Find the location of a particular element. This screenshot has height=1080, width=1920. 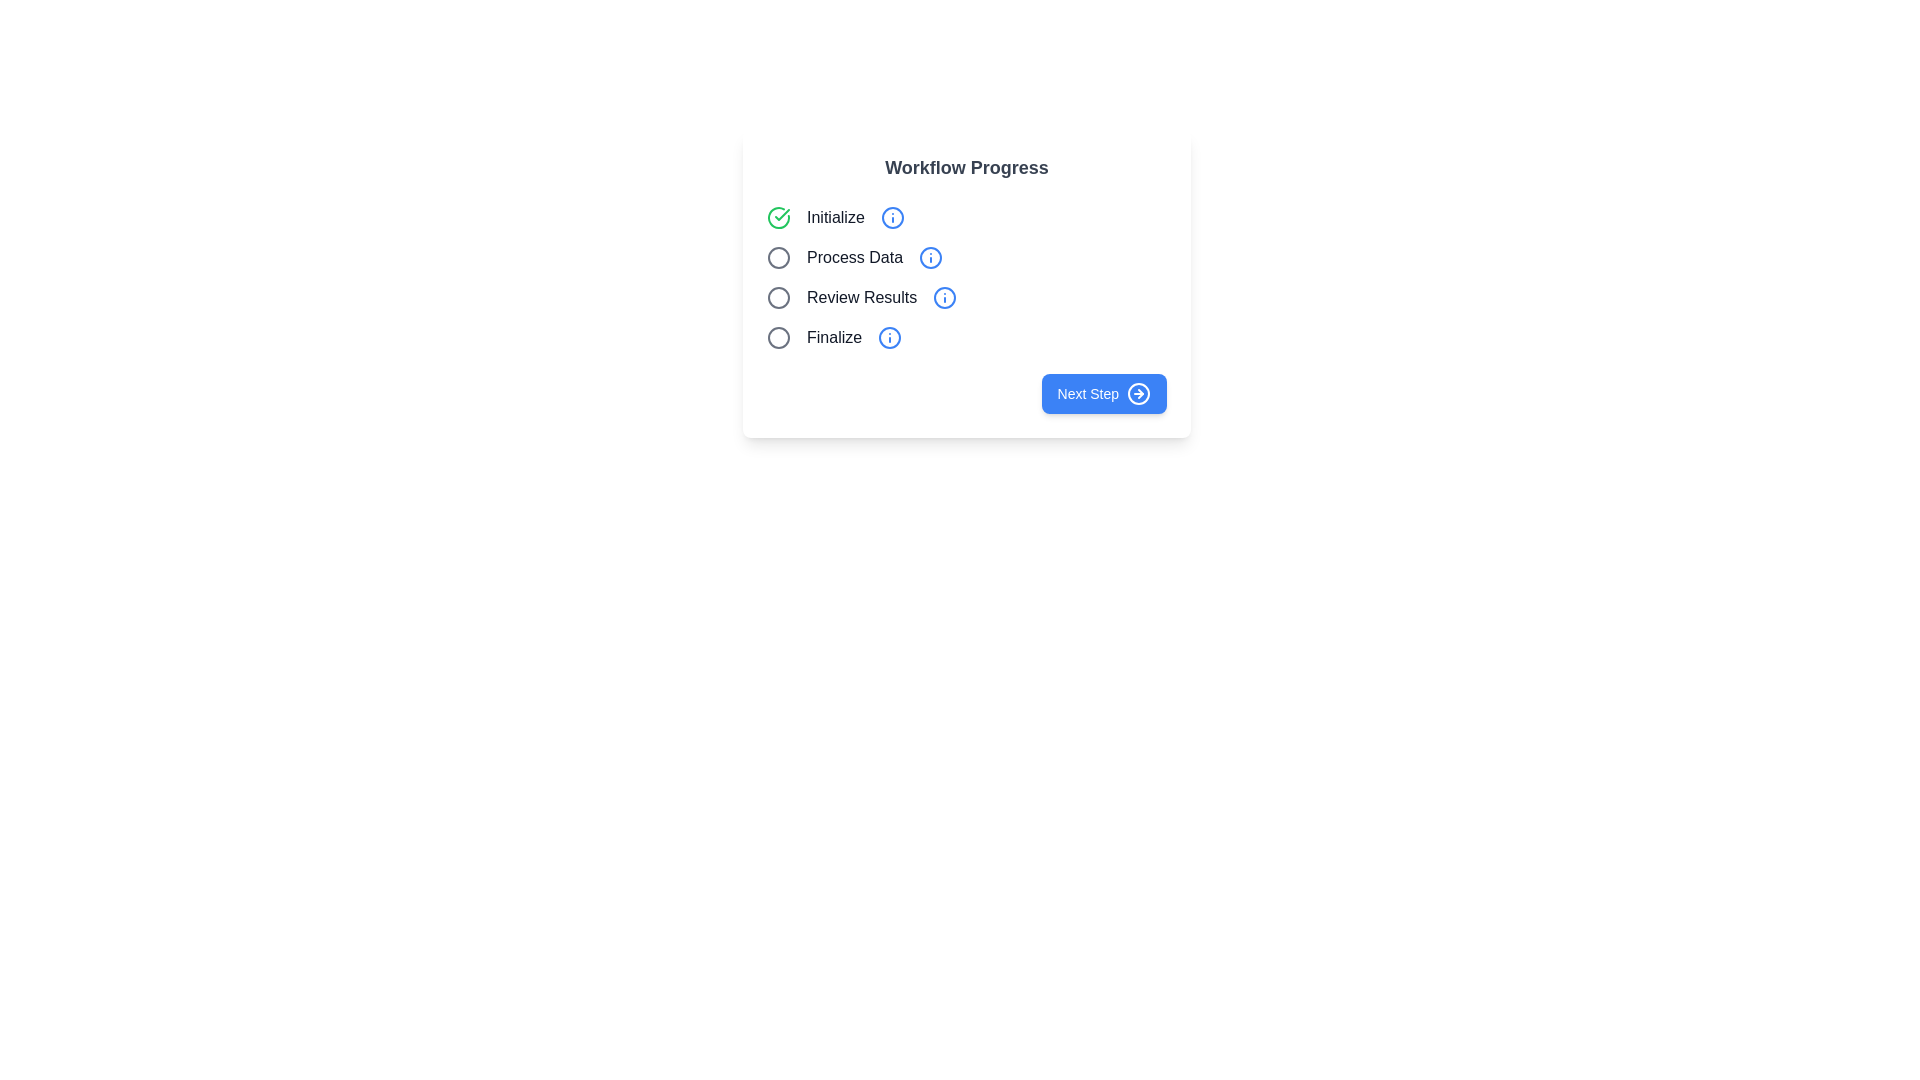

the visual state of the unfilled grey circle graphical component that is adjacent to the 'Process Data' text is located at coordinates (777, 257).